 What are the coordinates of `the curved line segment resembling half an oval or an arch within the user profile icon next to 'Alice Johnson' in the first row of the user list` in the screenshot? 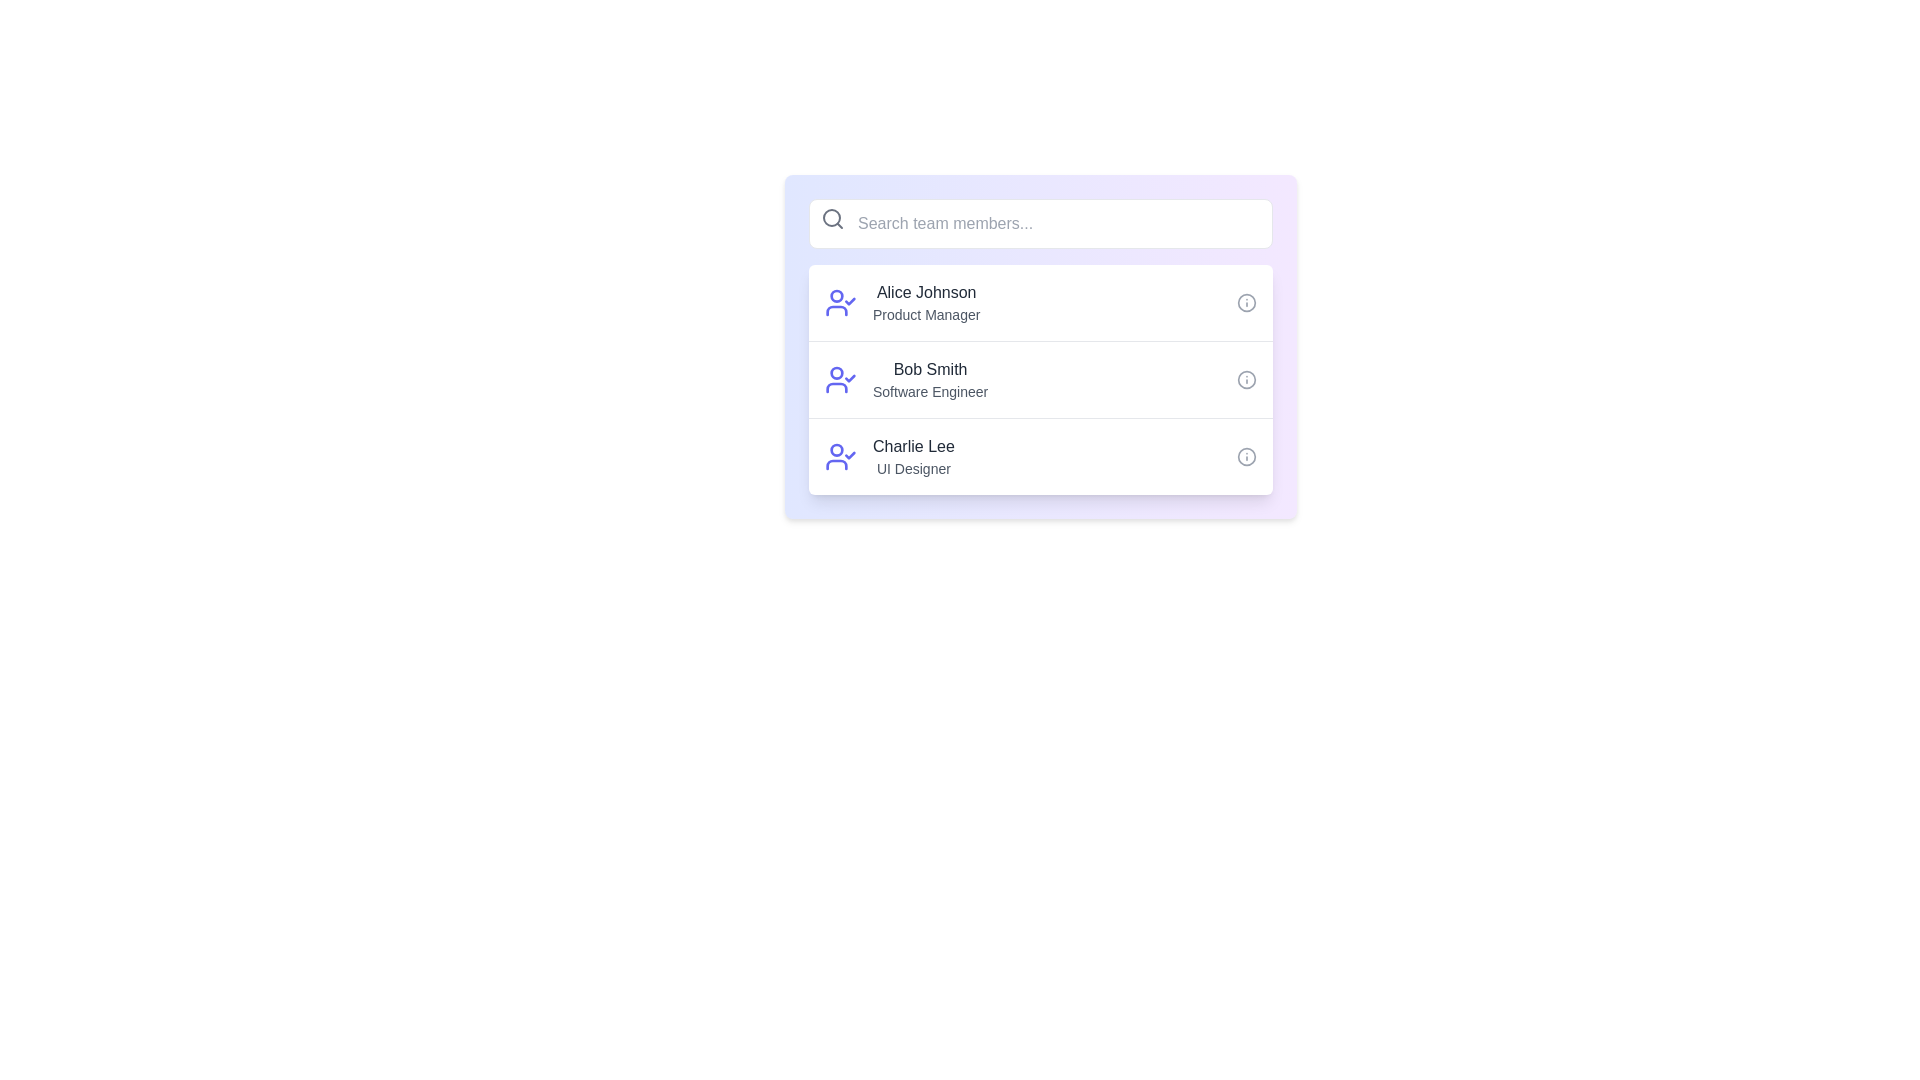 It's located at (836, 311).